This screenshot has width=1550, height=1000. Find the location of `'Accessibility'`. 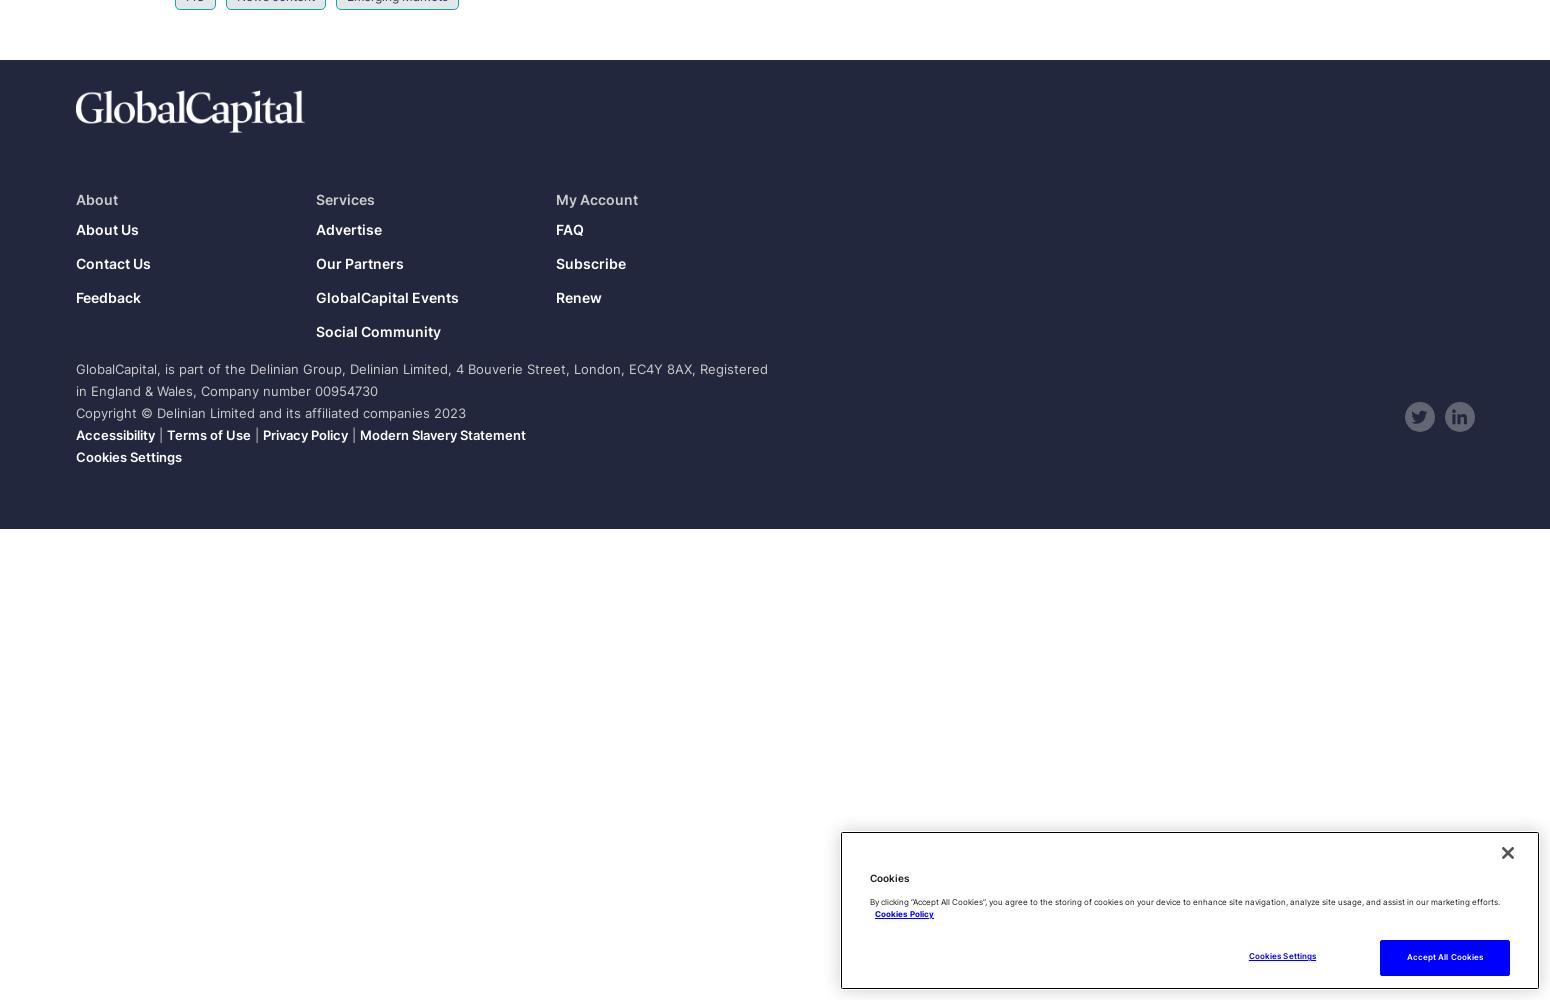

'Accessibility' is located at coordinates (114, 435).